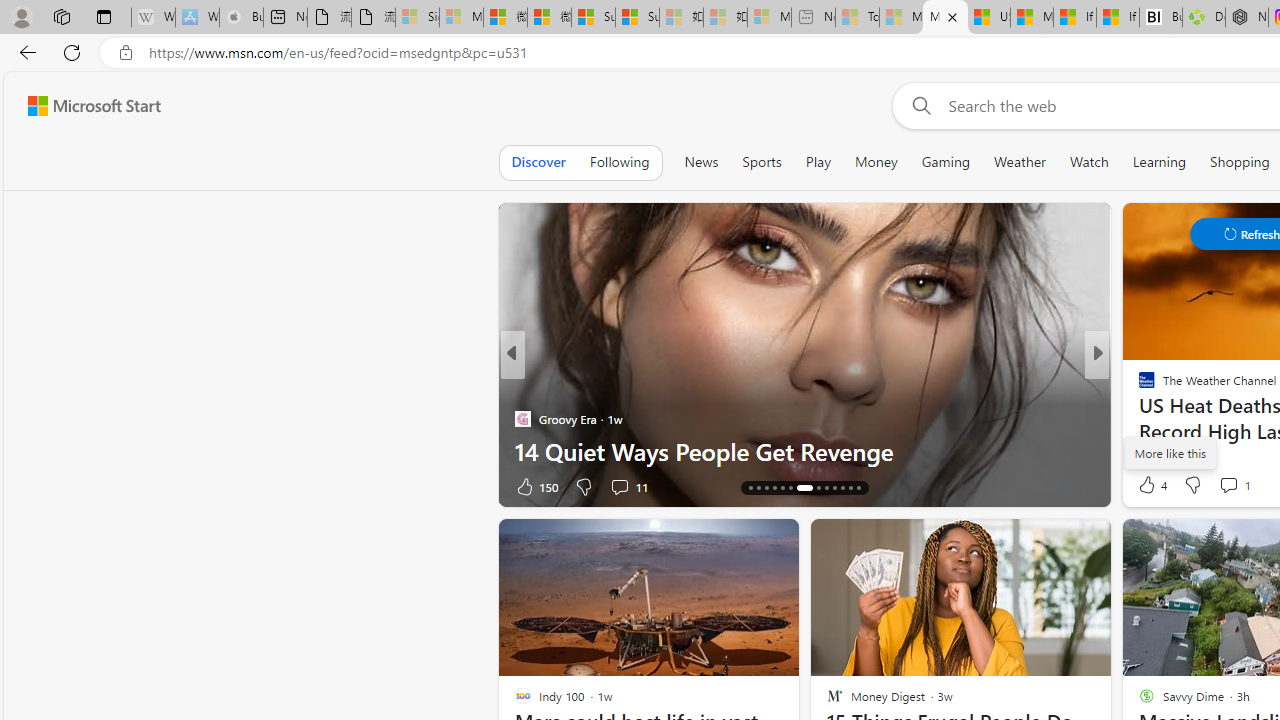  Describe the element at coordinates (535, 486) in the screenshot. I see `'150 Like'` at that location.